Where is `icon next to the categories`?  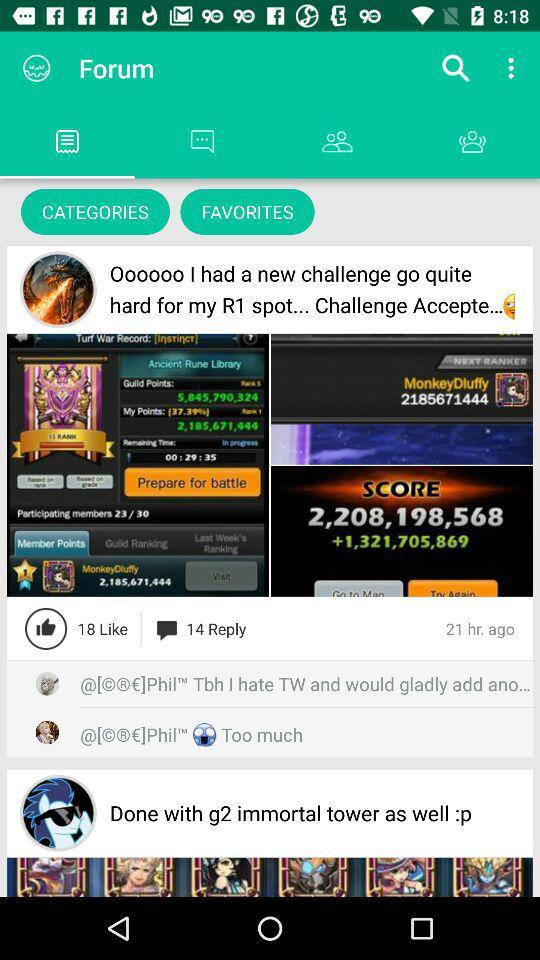 icon next to the categories is located at coordinates (247, 211).